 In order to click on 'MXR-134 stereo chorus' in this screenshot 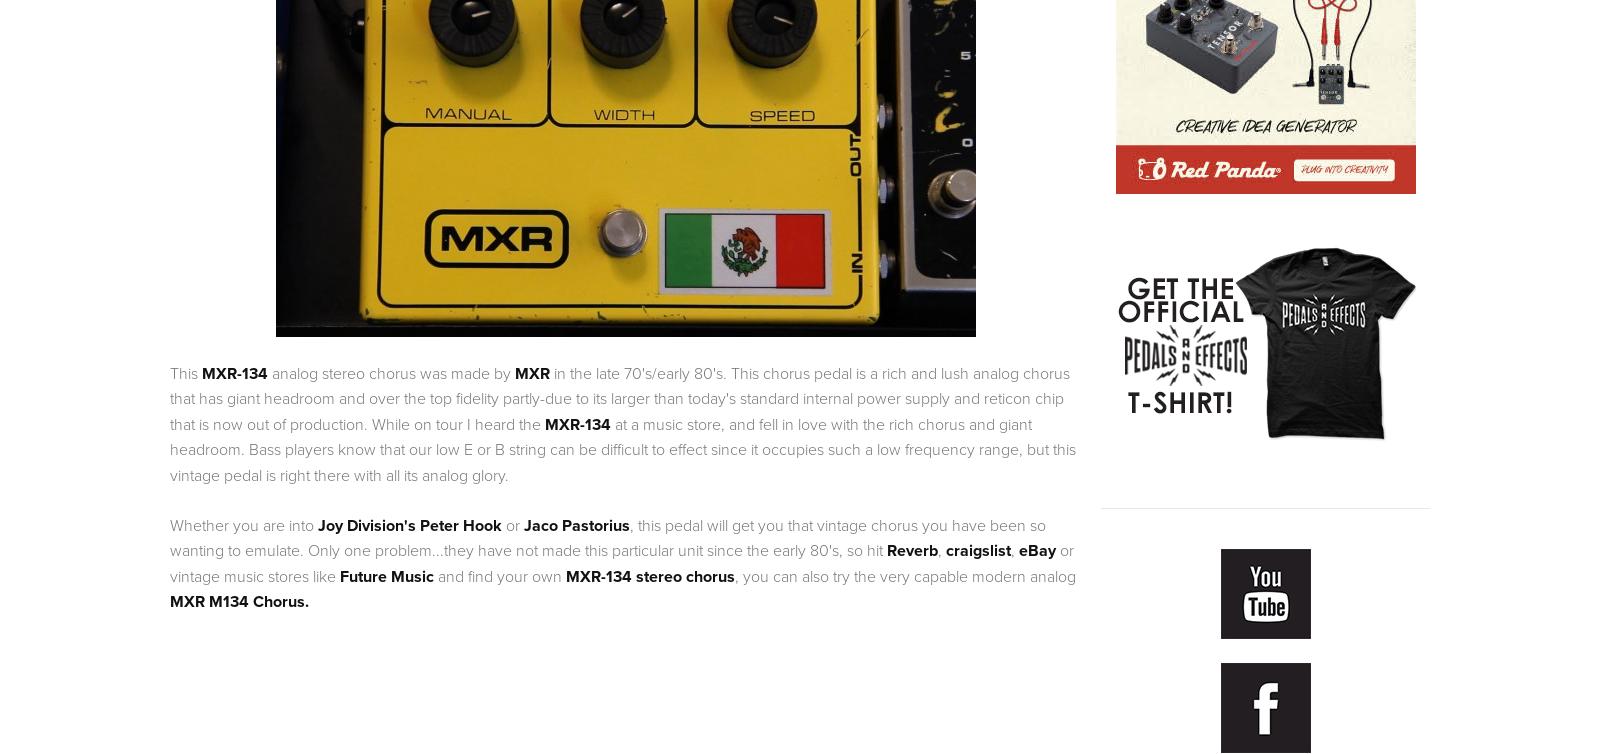, I will do `click(650, 574)`.